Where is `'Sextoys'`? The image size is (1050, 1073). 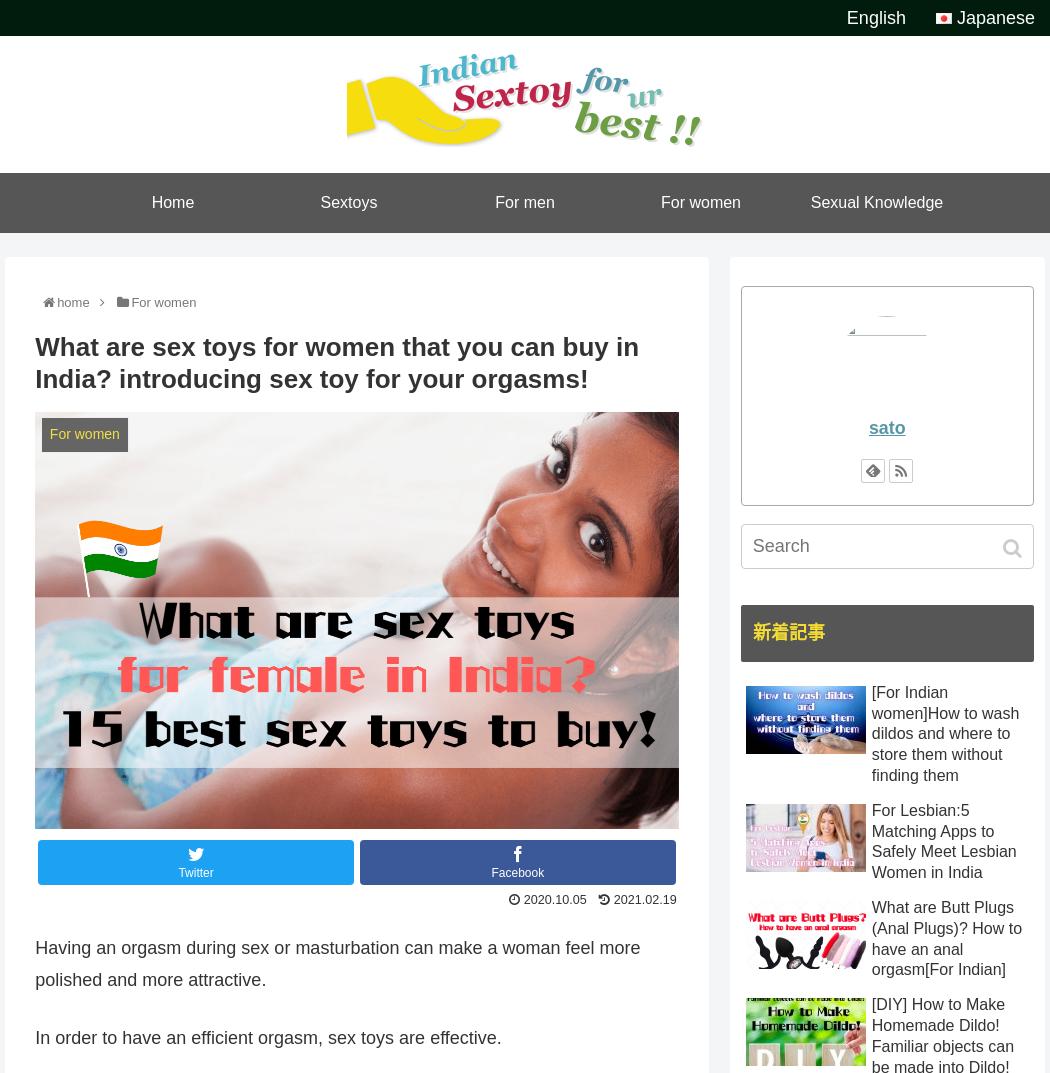
'Sextoys' is located at coordinates (347, 202).